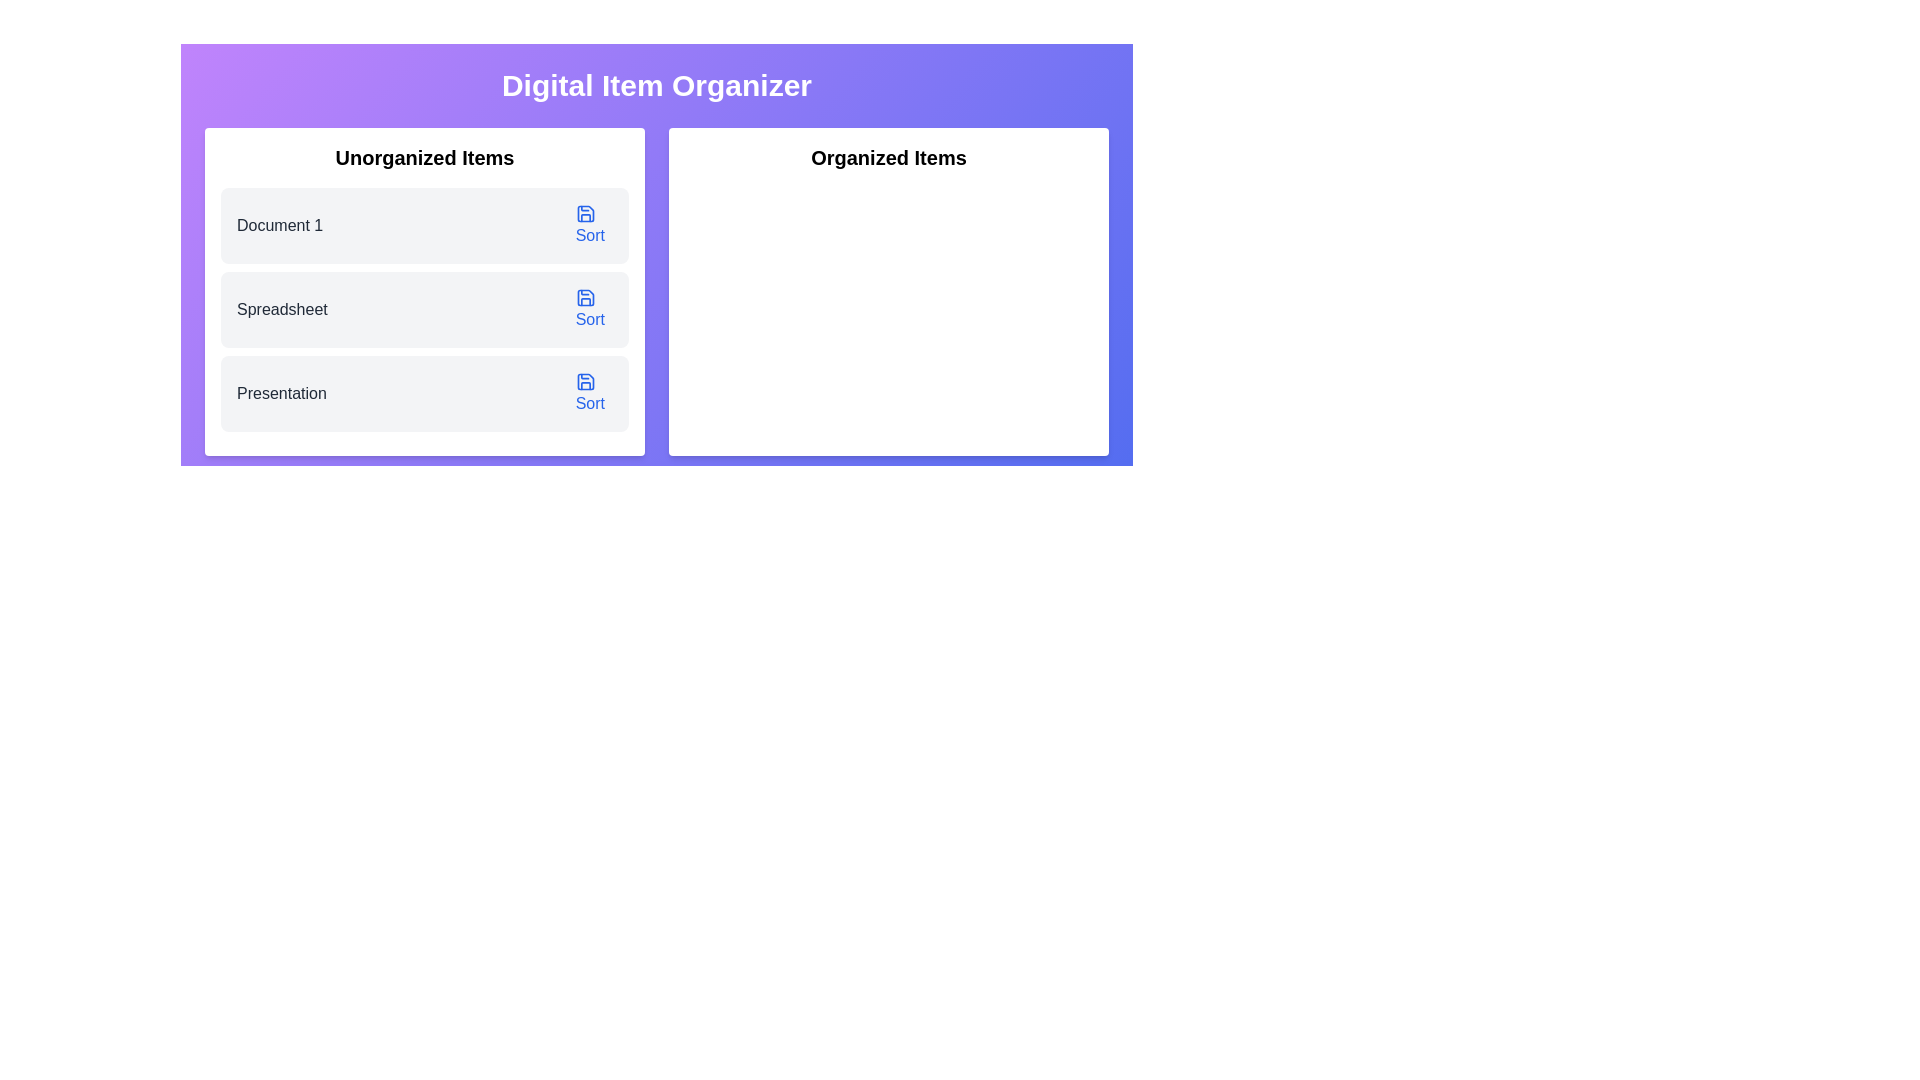 This screenshot has width=1920, height=1080. I want to click on the first List Item labeled 'Document 1', so click(424, 225).